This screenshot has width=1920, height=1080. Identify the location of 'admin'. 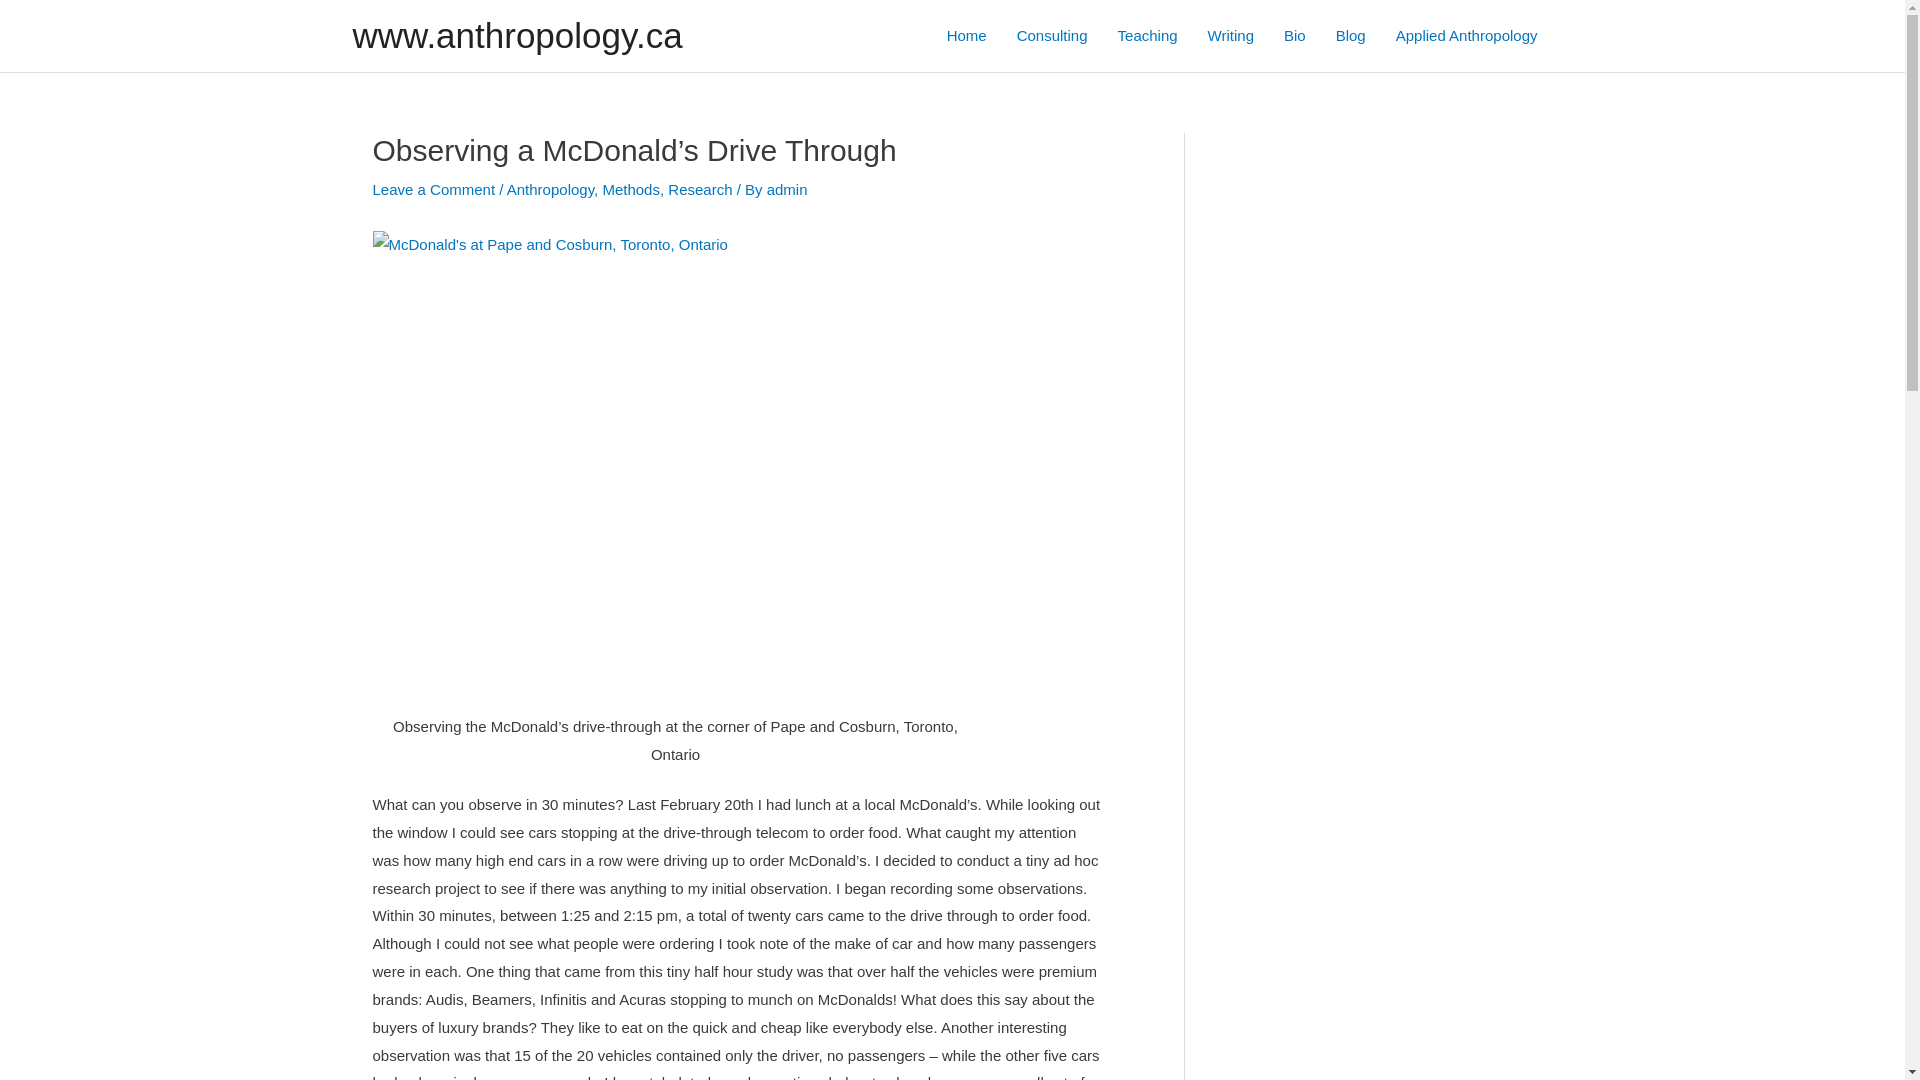
(786, 189).